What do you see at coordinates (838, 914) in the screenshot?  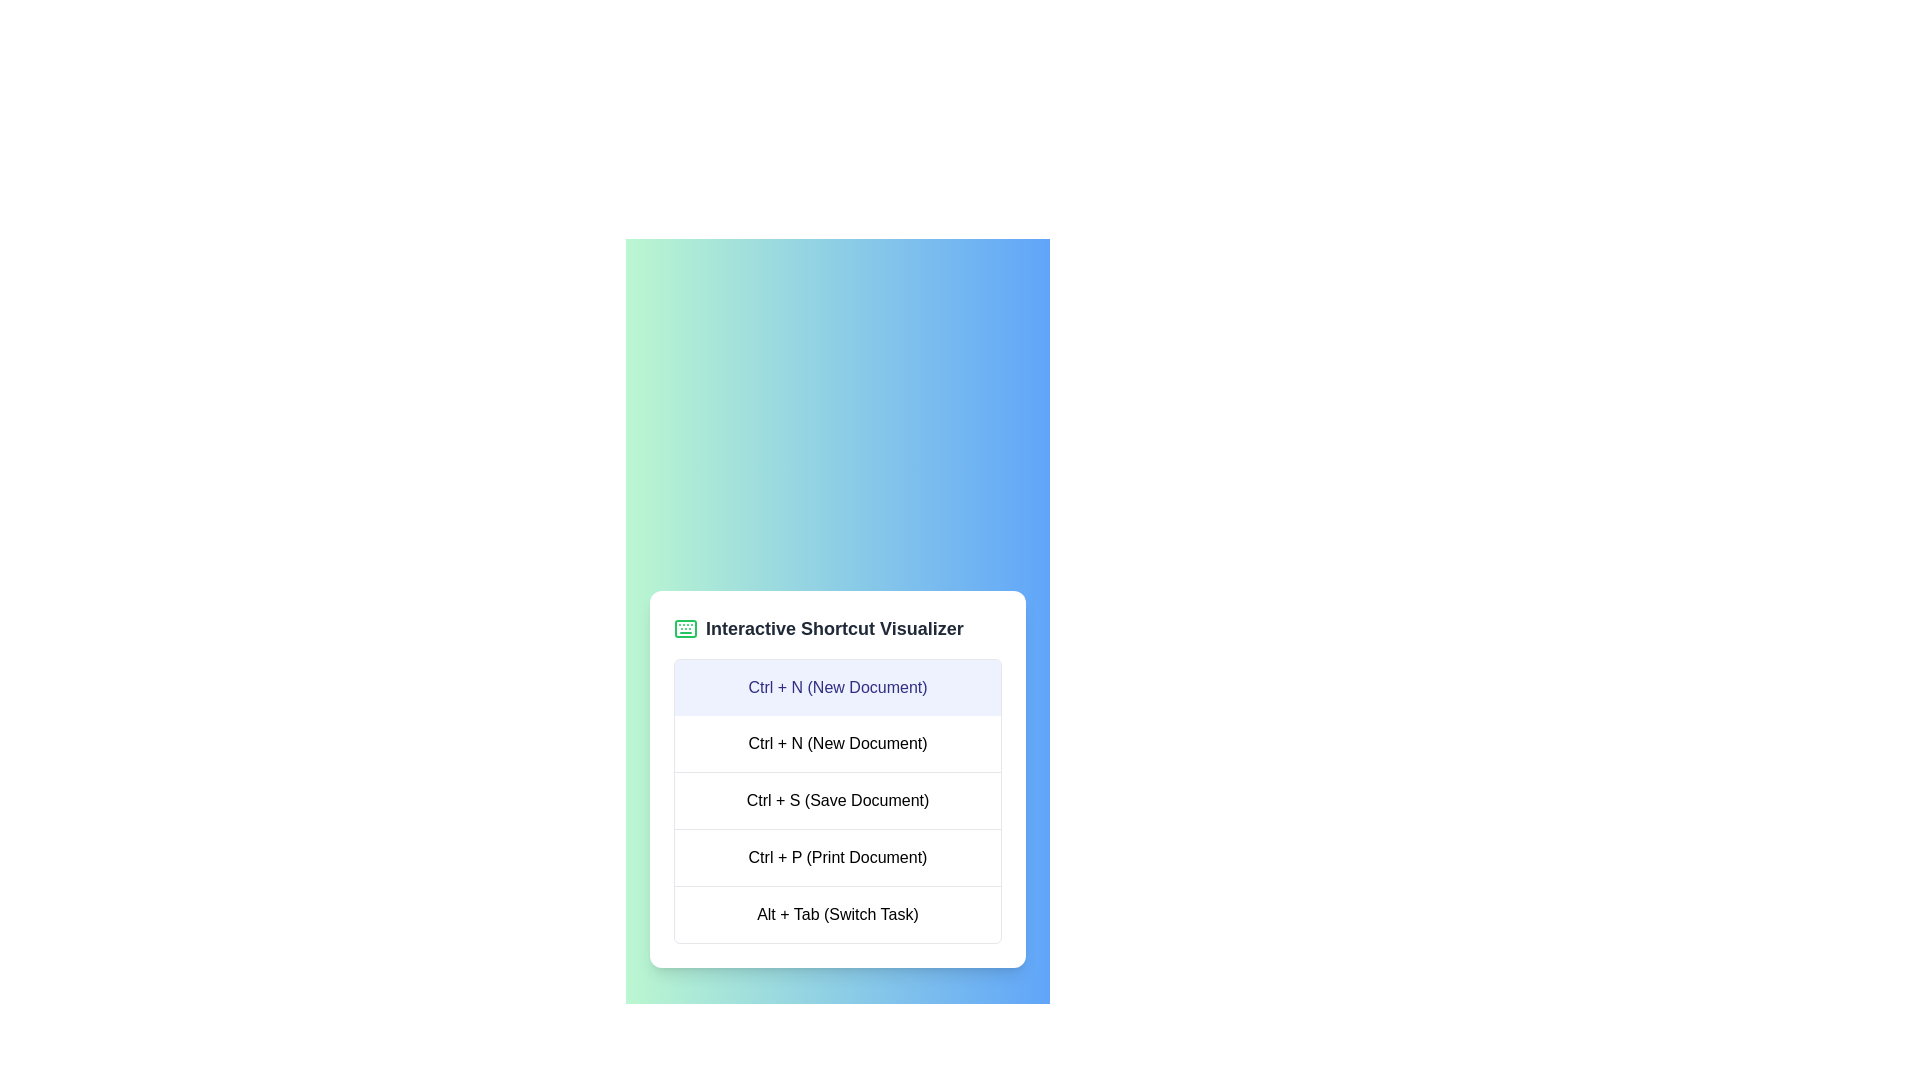 I see `informational text displayed as 'Alt + Tab (Switch Task)' in black text on a white background, located as the fourth entry in the vertical list of the 'Interactive Shortcut Visualizer' panel` at bounding box center [838, 914].